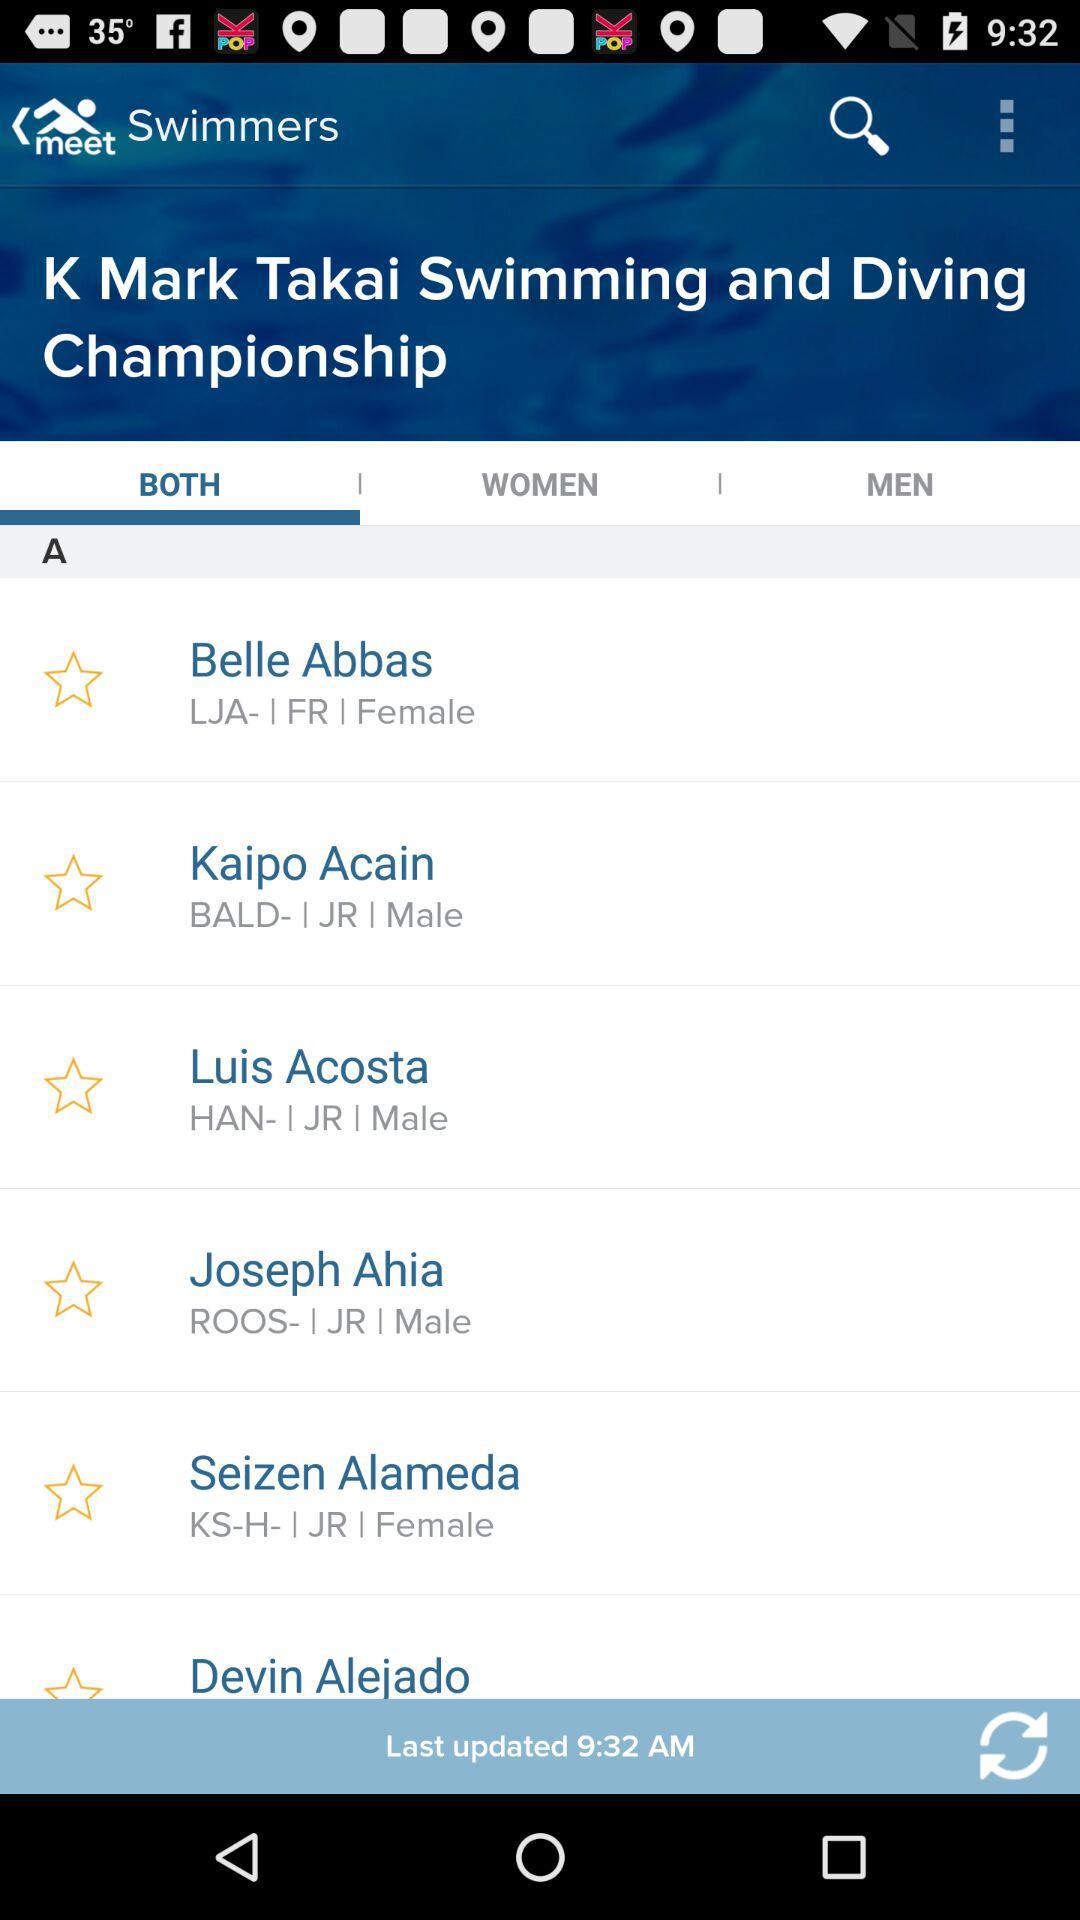 Image resolution: width=1080 pixels, height=1920 pixels. What do you see at coordinates (72, 1646) in the screenshot?
I see `favorites option` at bounding box center [72, 1646].